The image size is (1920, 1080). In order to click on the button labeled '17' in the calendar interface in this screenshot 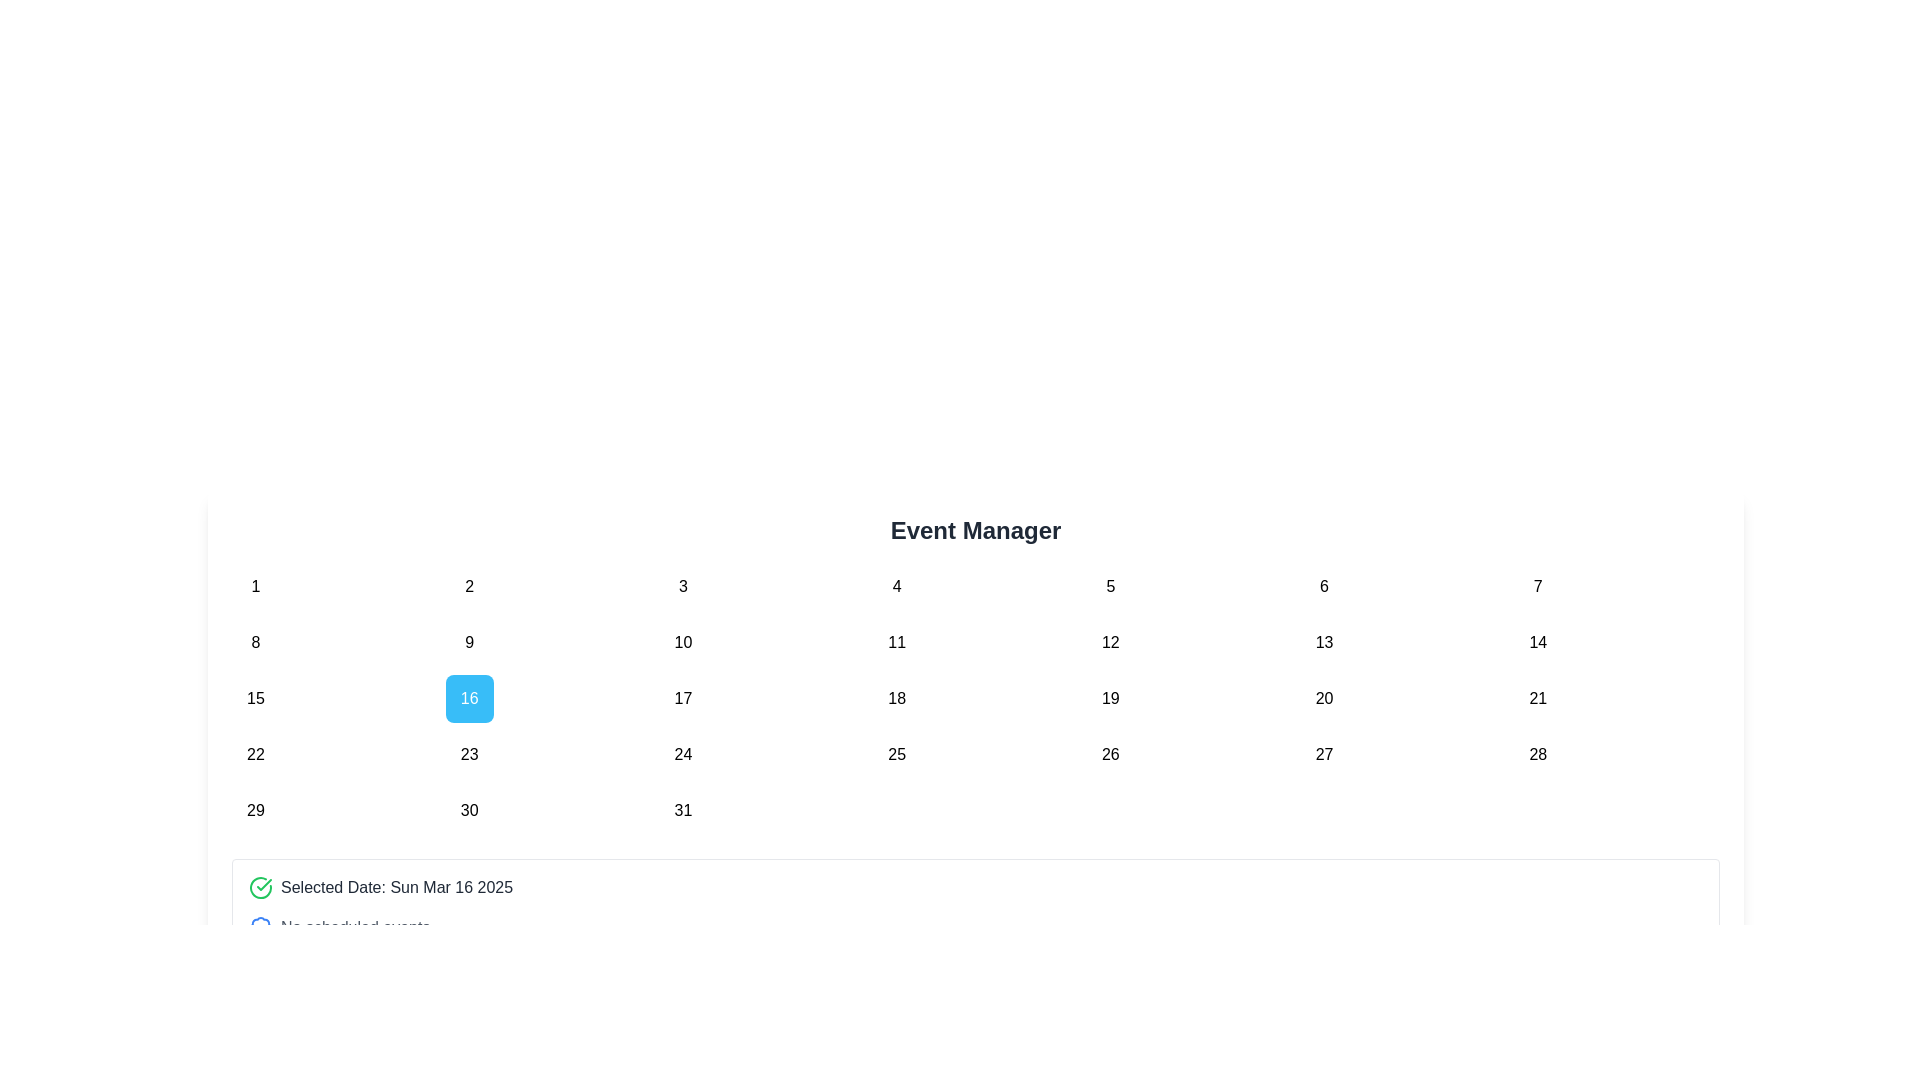, I will do `click(683, 697)`.